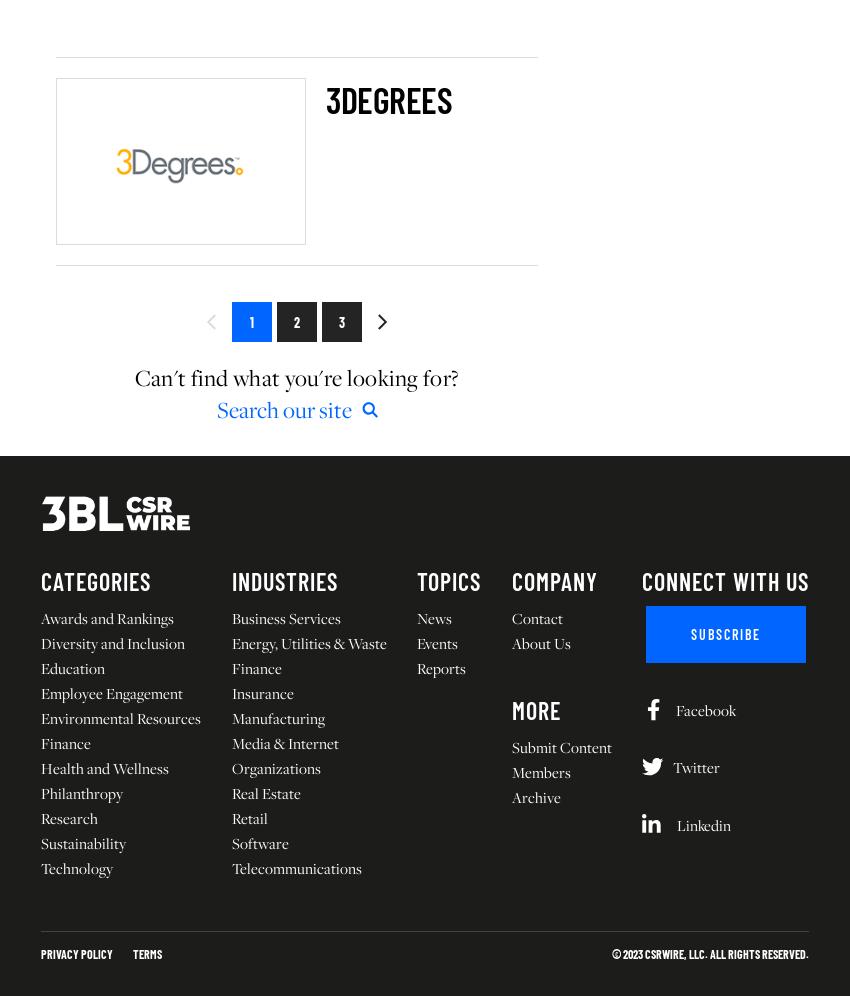  I want to click on 'Diversity and Inclusion', so click(111, 641).